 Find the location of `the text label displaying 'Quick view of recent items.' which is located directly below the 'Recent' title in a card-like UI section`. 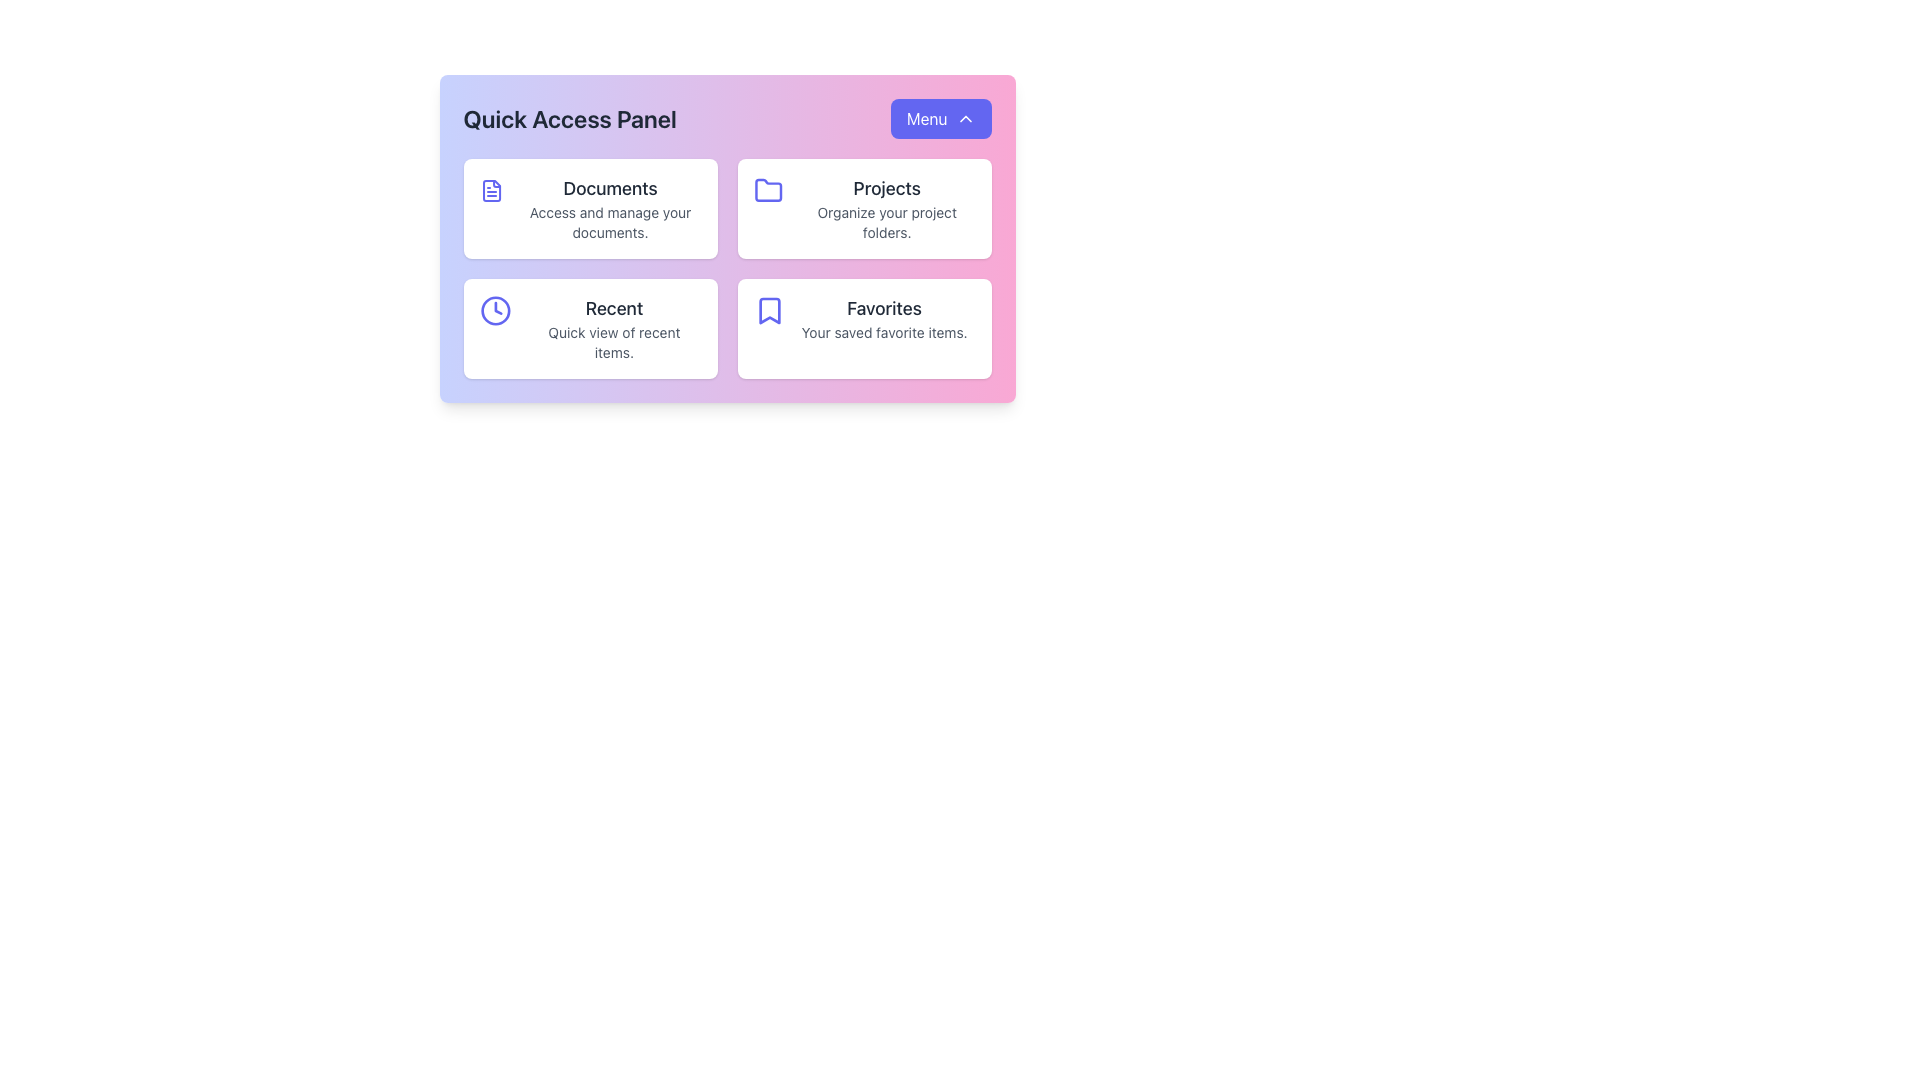

the text label displaying 'Quick view of recent items.' which is located directly below the 'Recent' title in a card-like UI section is located at coordinates (613, 342).